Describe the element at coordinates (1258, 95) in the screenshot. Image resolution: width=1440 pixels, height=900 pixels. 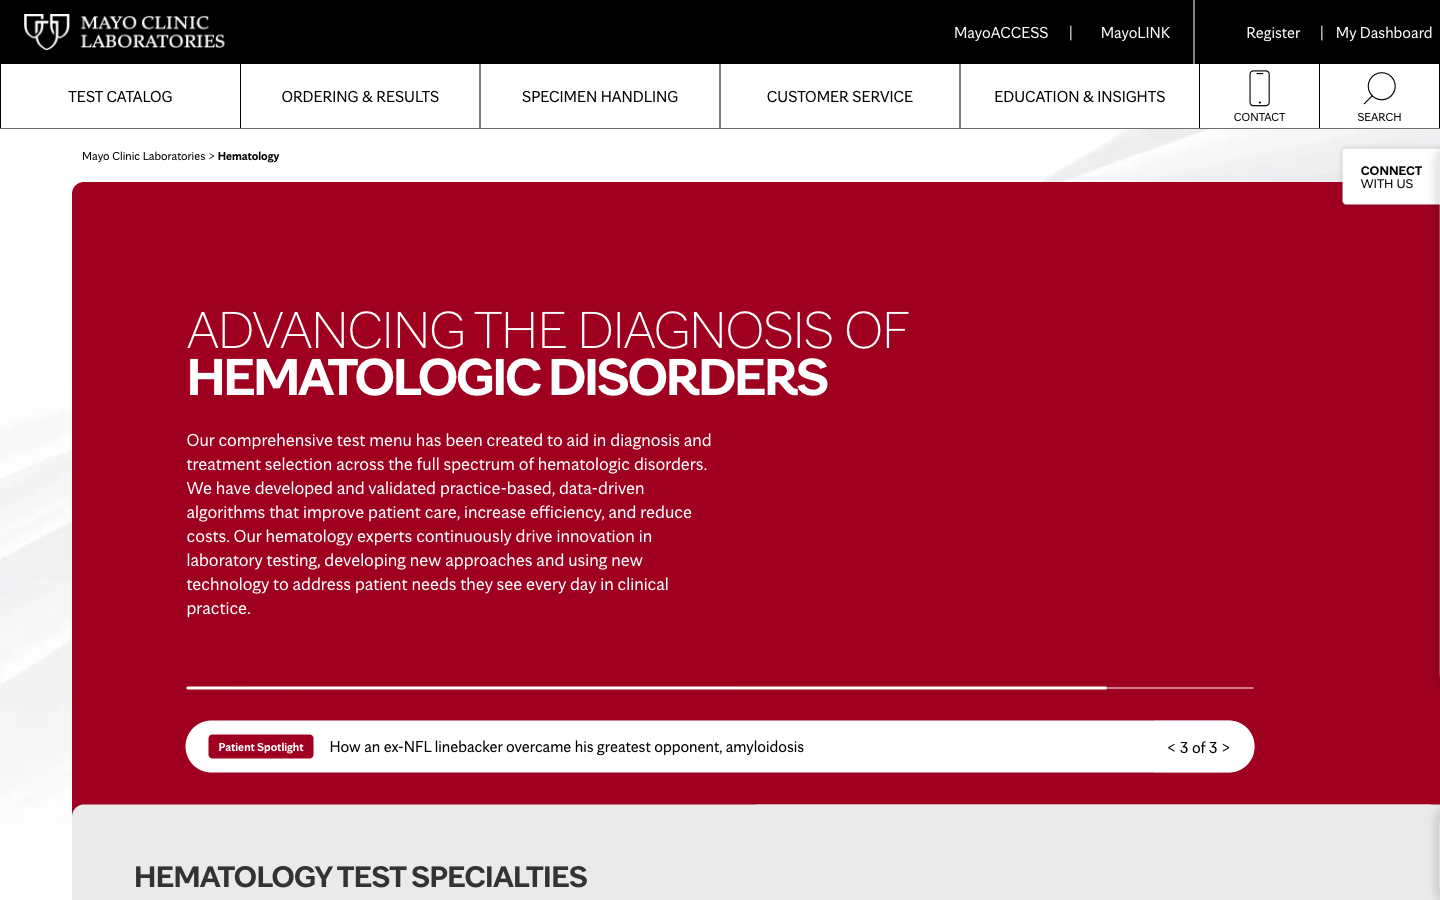
I see `Get in touch with Mayoclinic"s laboratories` at that location.